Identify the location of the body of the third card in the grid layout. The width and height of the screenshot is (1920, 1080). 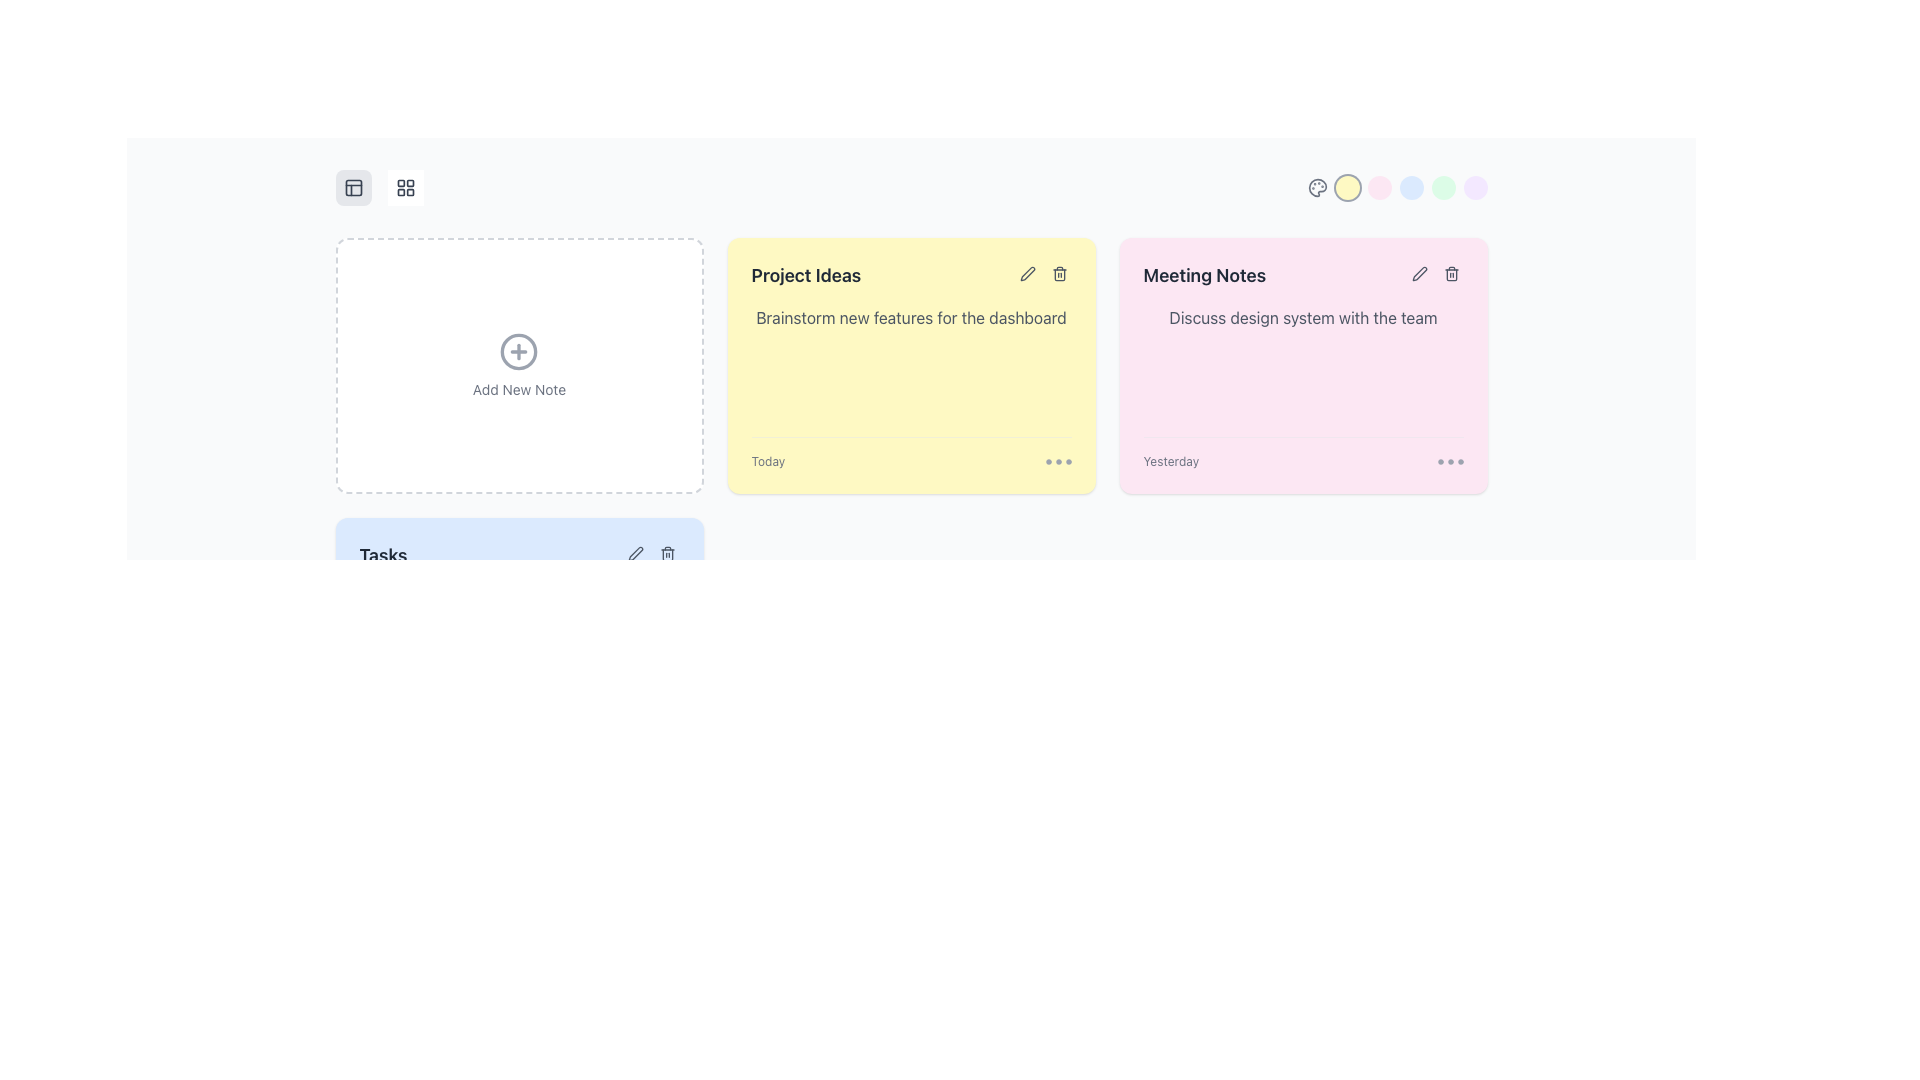
(1303, 366).